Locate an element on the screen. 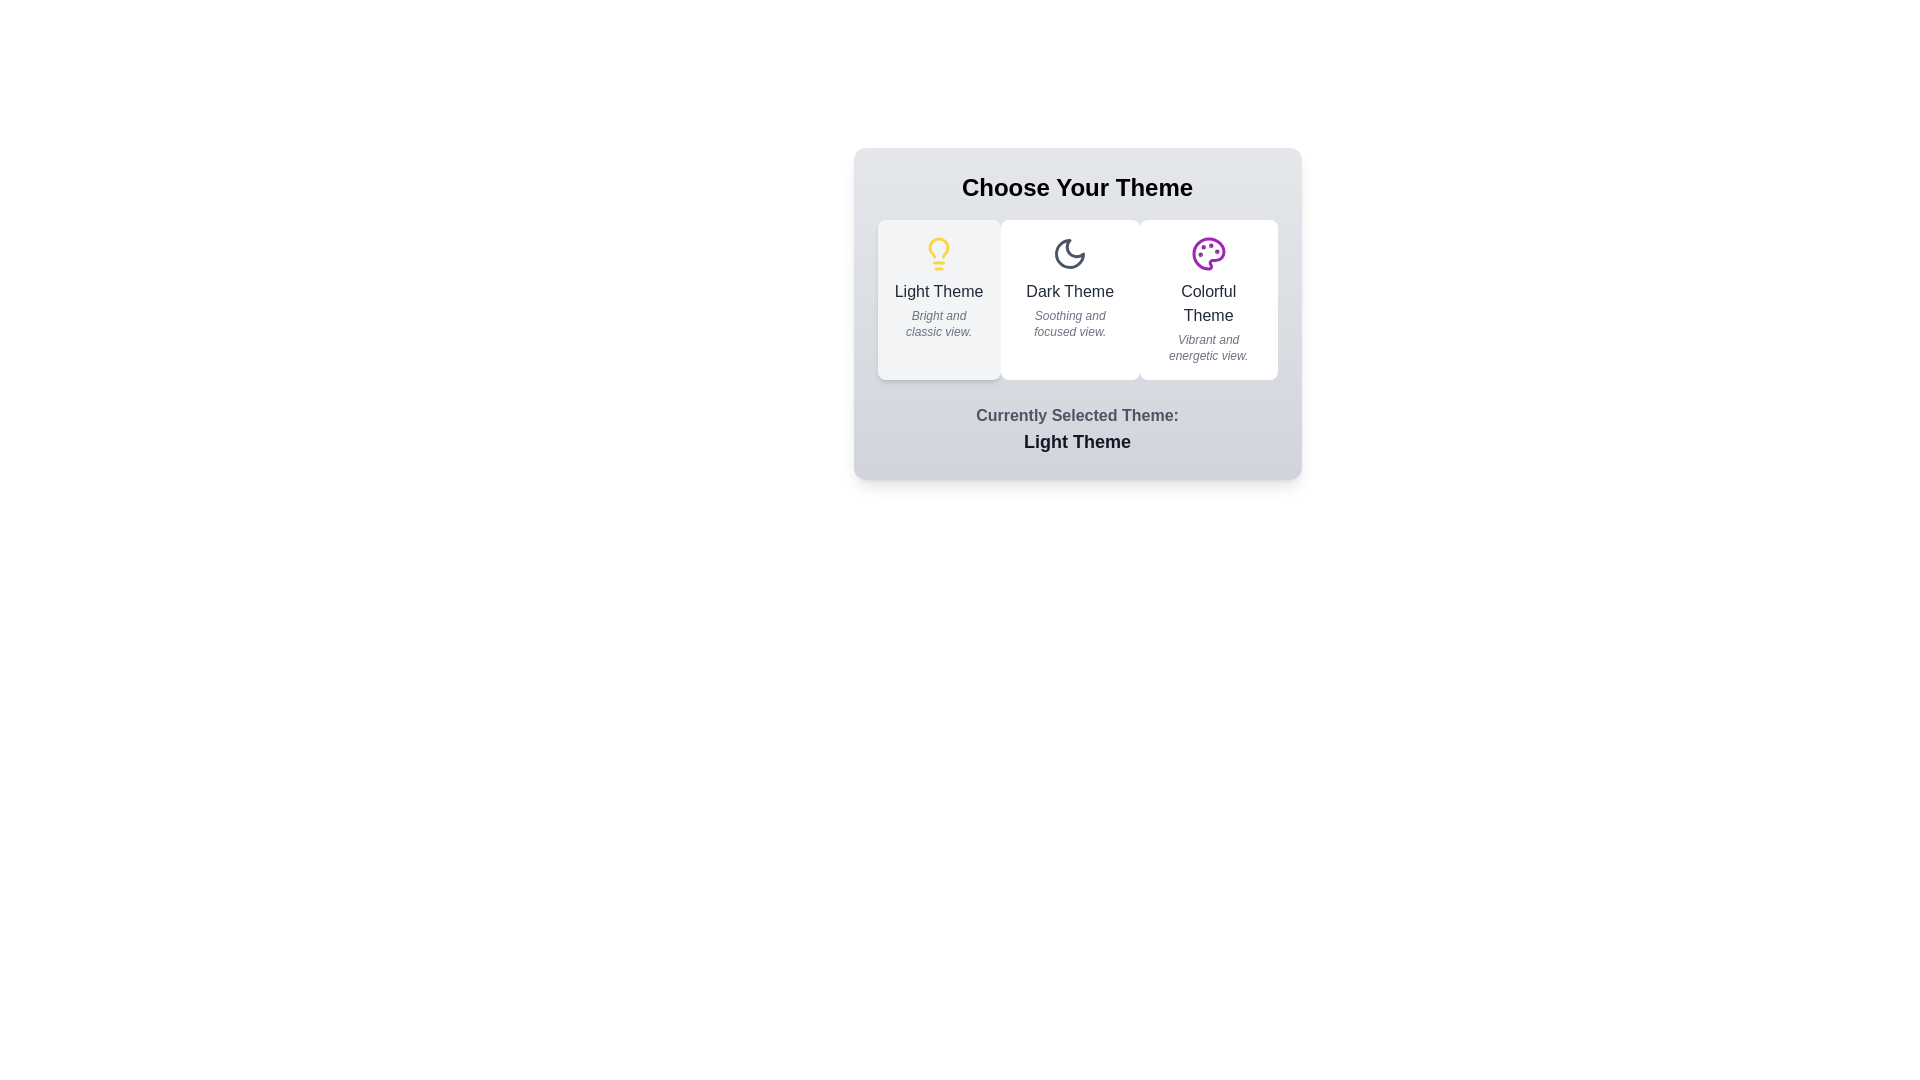 This screenshot has width=1920, height=1080. the text of the element displaying the currently selected theme is located at coordinates (1076, 441).